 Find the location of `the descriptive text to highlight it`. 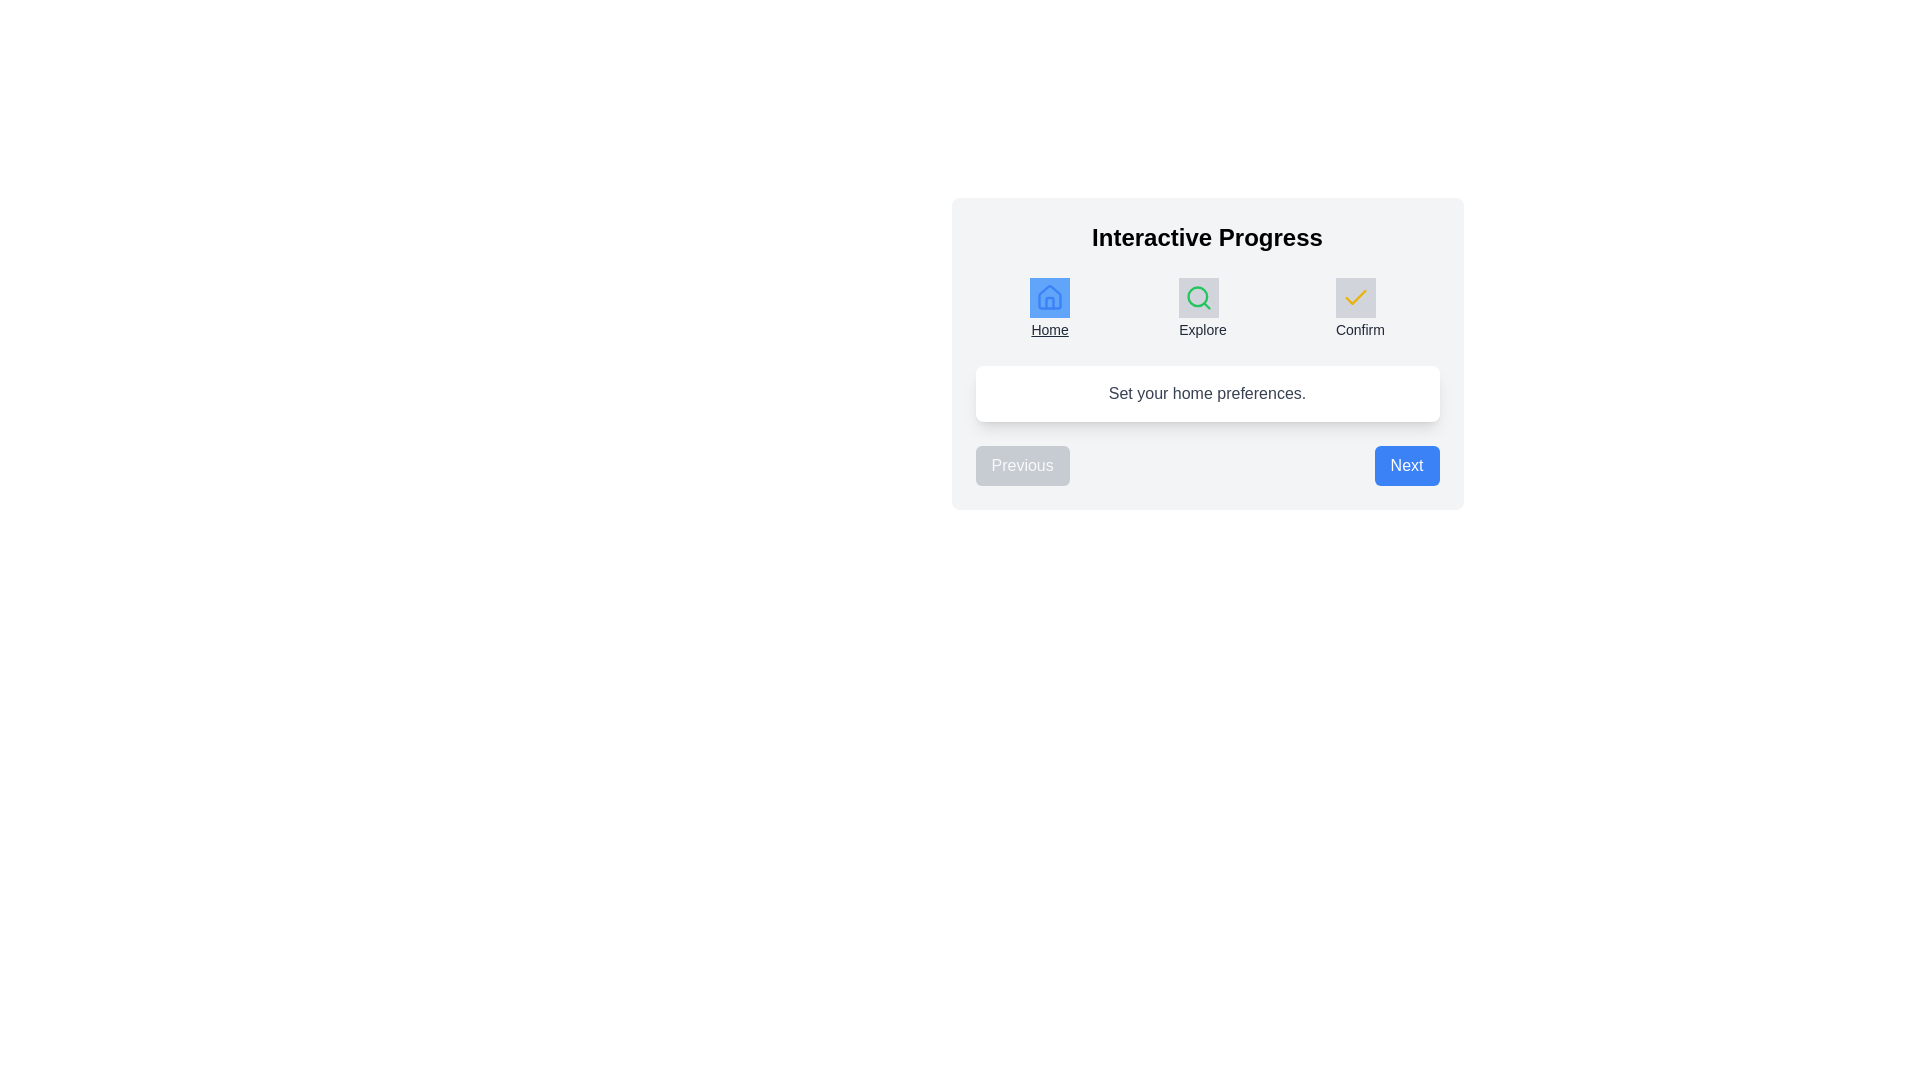

the descriptive text to highlight it is located at coordinates (1206, 393).